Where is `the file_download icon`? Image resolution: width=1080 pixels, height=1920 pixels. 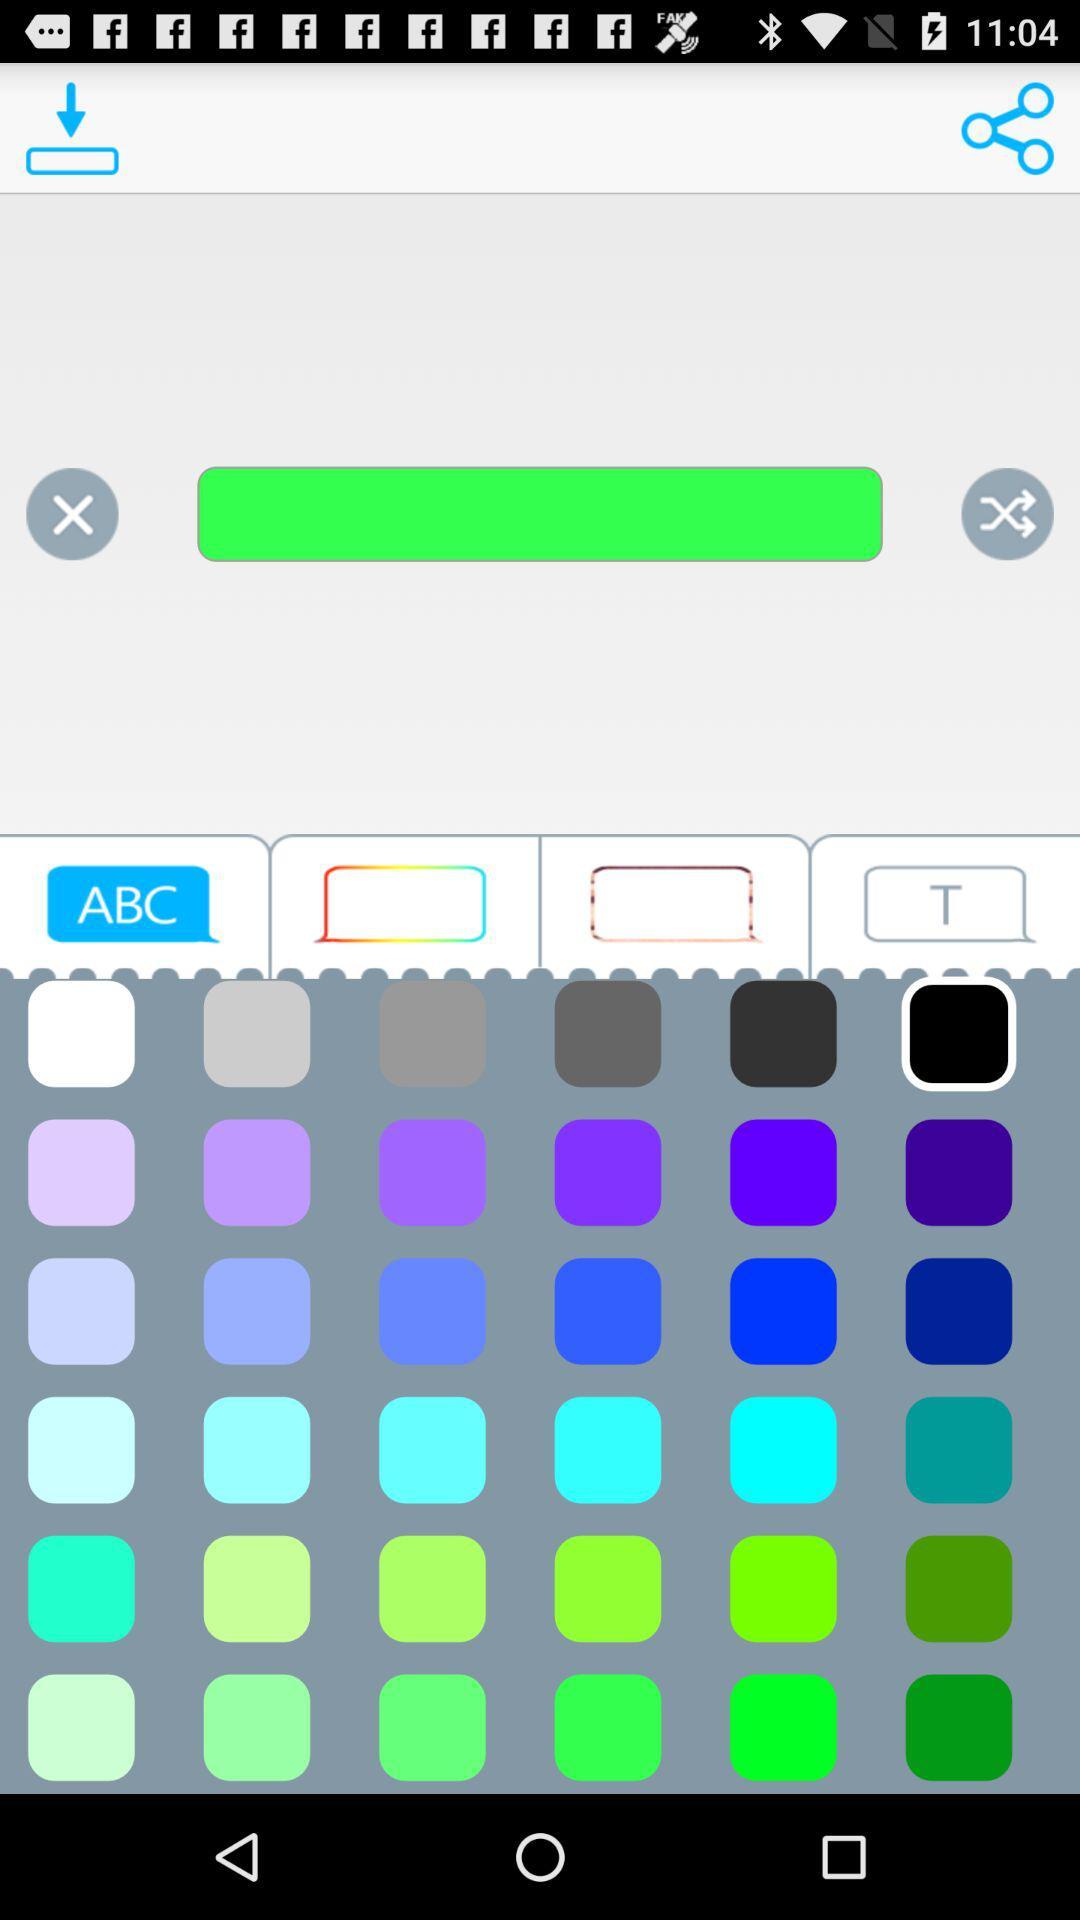
the file_download icon is located at coordinates (71, 136).